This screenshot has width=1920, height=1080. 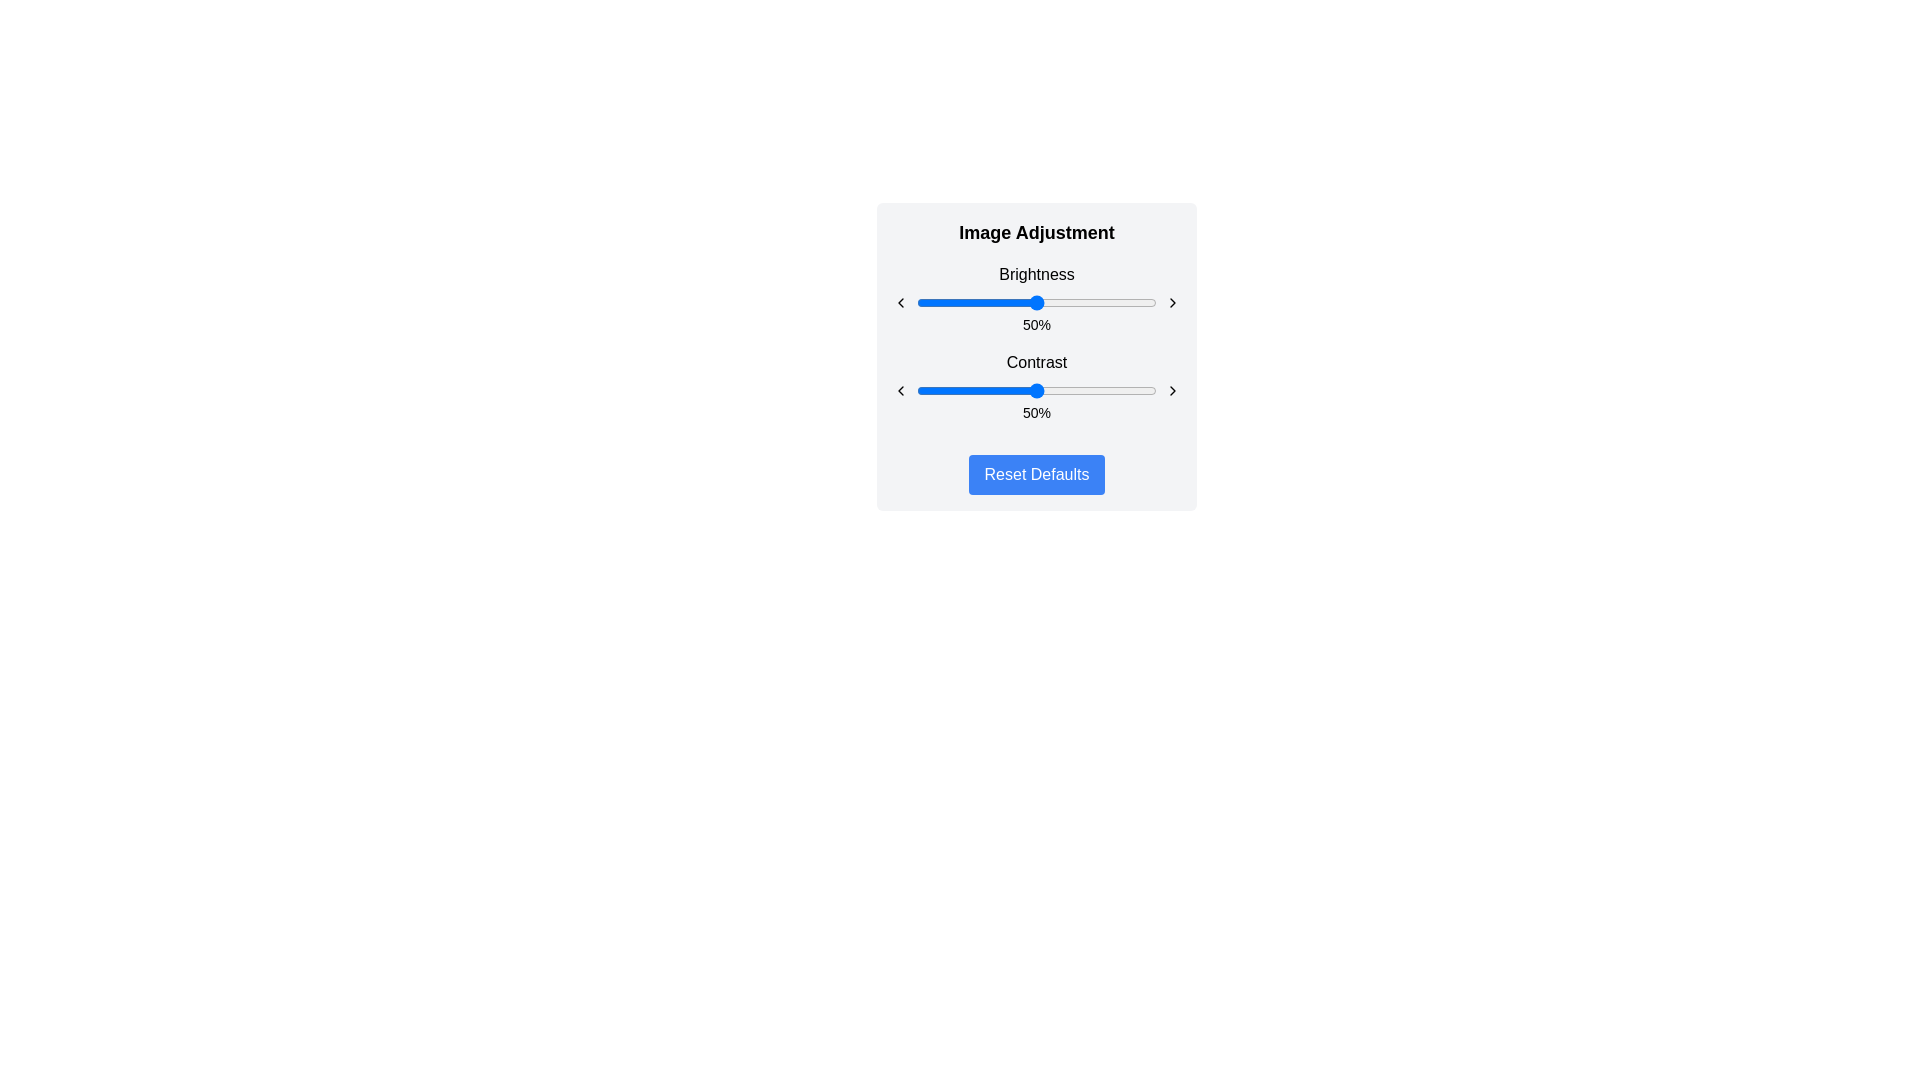 What do you see at coordinates (1091, 303) in the screenshot?
I see `brightness` at bounding box center [1091, 303].